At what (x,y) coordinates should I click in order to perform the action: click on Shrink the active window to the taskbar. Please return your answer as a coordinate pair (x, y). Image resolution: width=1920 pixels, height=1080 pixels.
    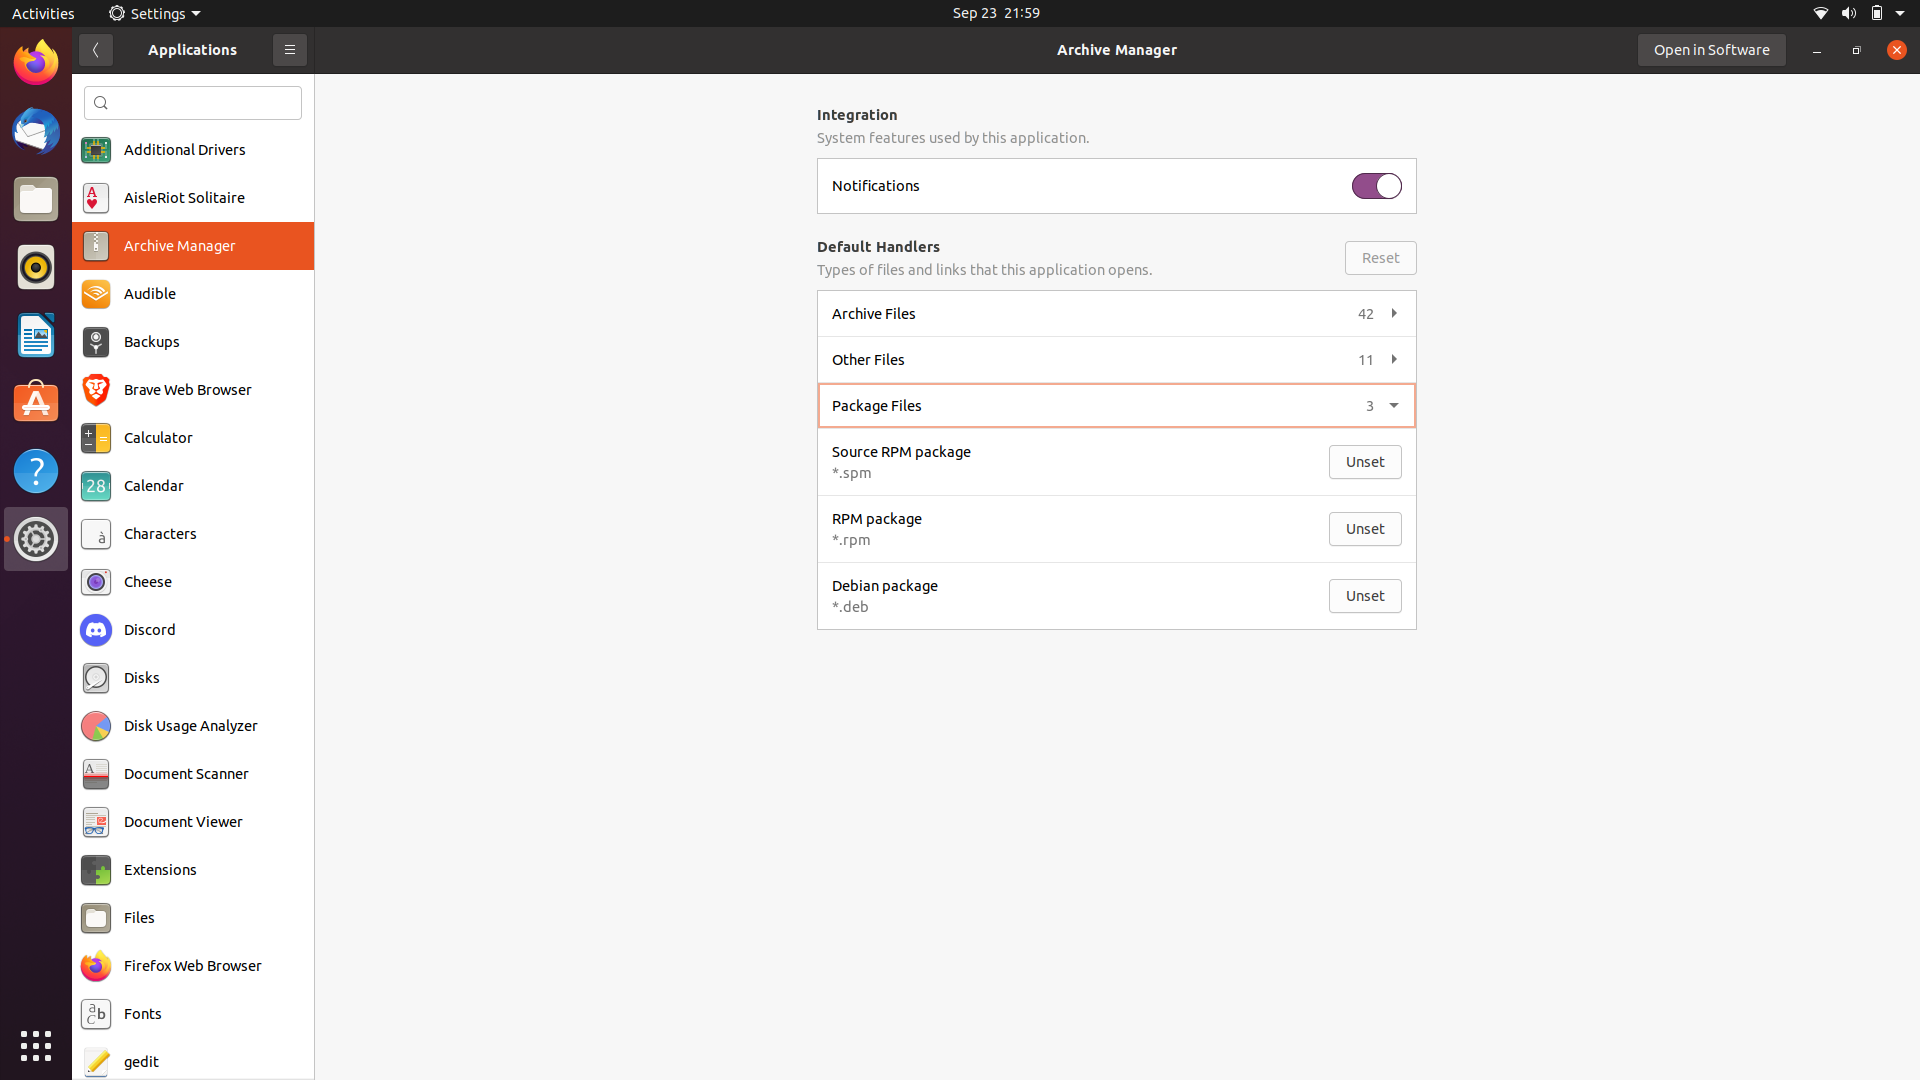
    Looking at the image, I should click on (1819, 49).